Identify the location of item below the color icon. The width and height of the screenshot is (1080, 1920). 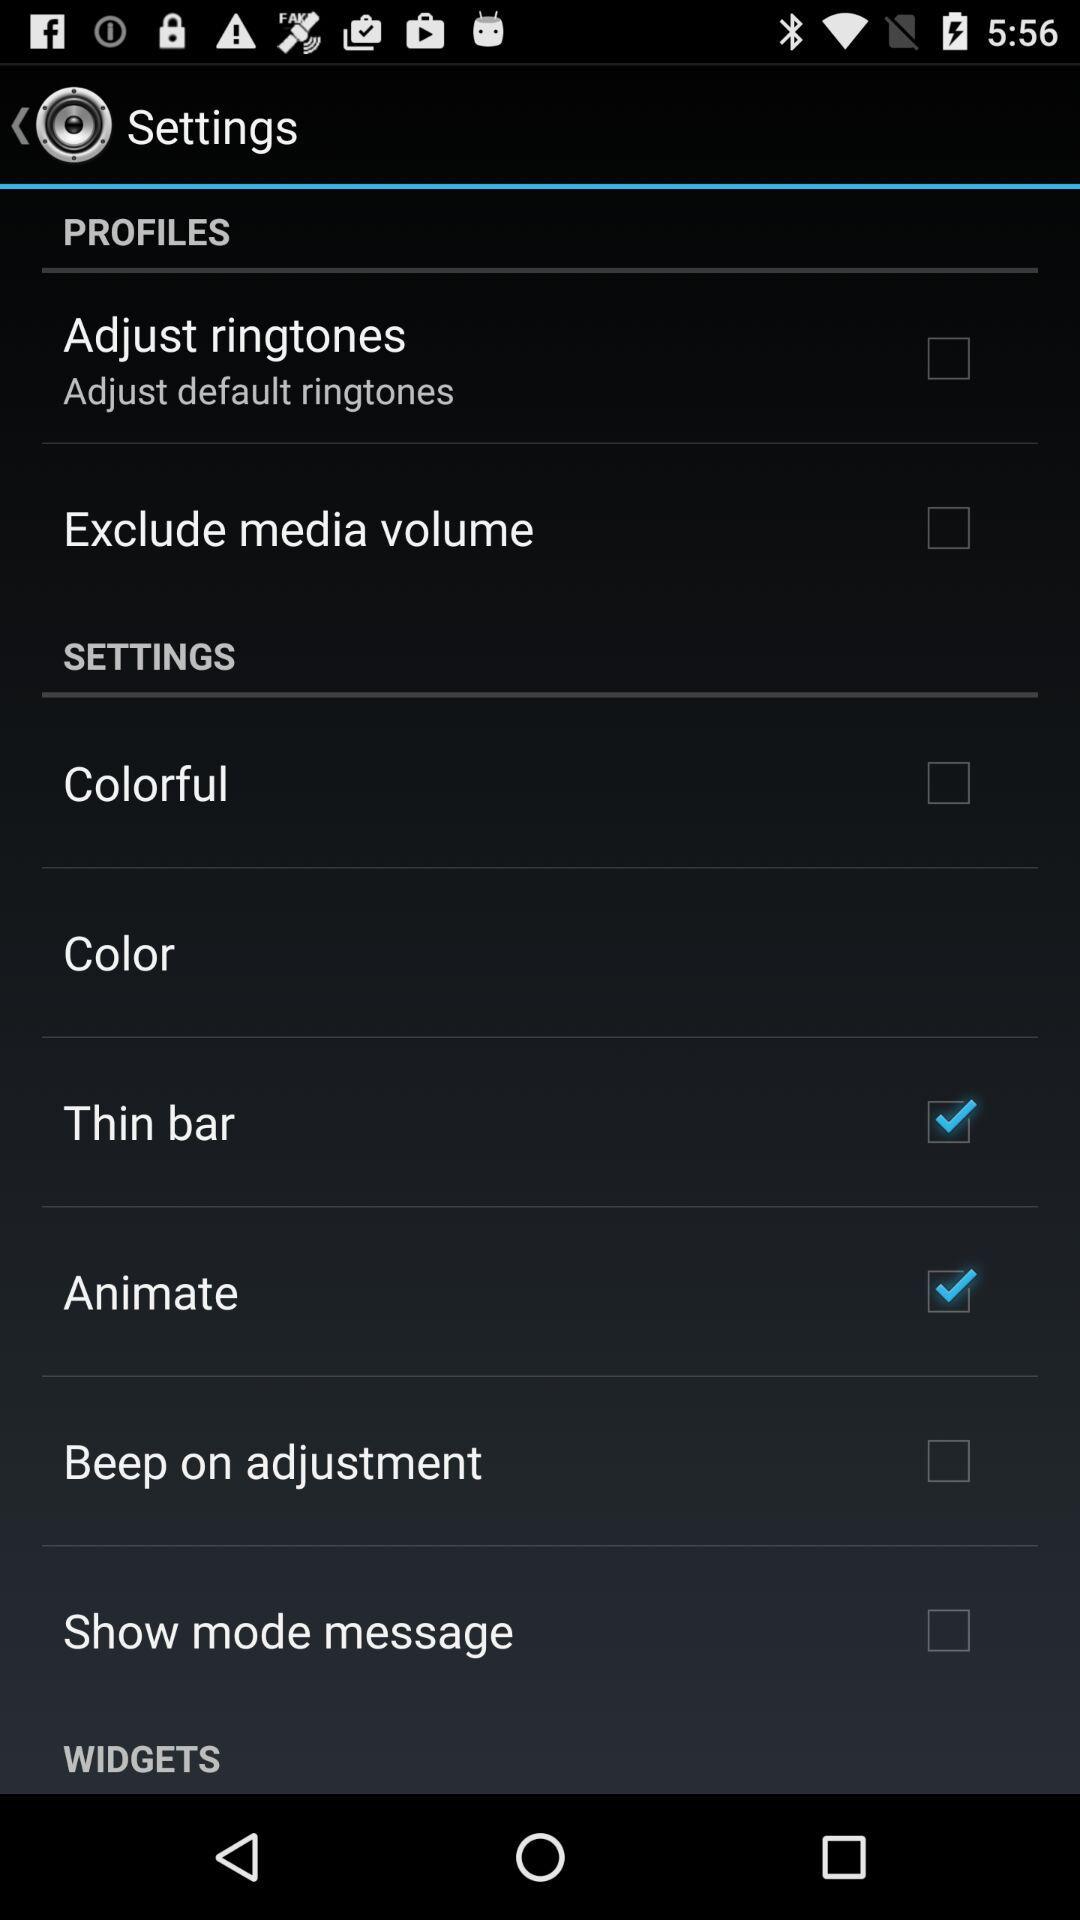
(147, 1121).